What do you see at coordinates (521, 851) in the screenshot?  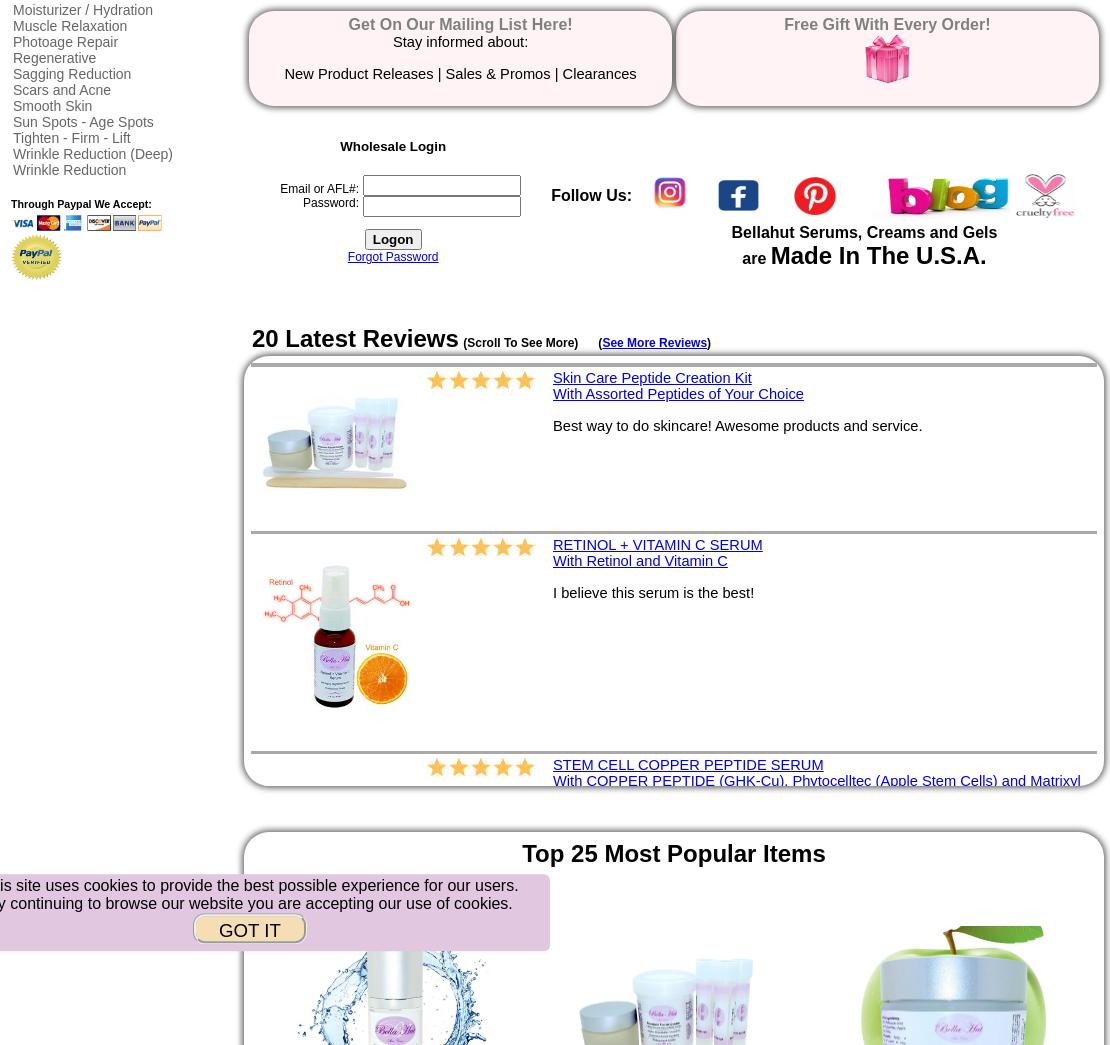 I see `'Top 25 Most Popular Items'` at bounding box center [521, 851].